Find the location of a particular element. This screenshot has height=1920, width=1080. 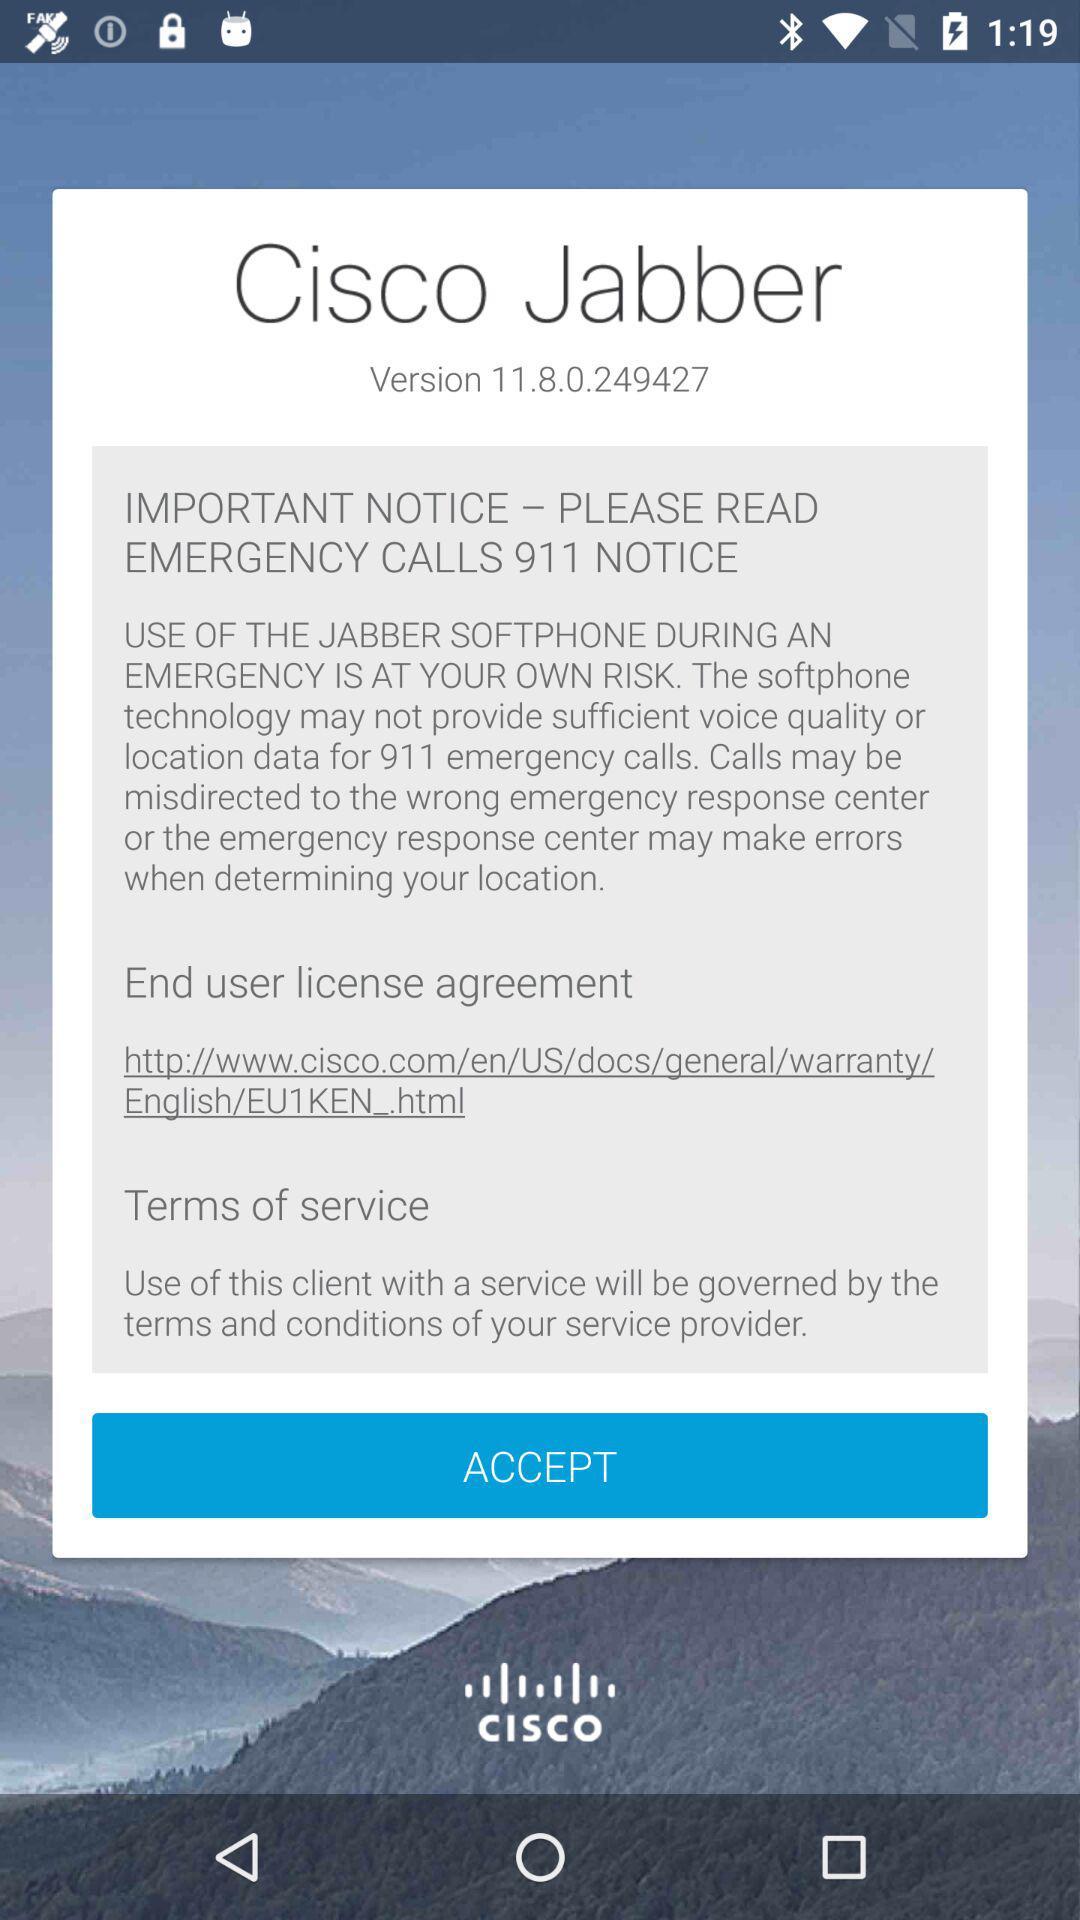

the text cisco jabber is located at coordinates (540, 282).